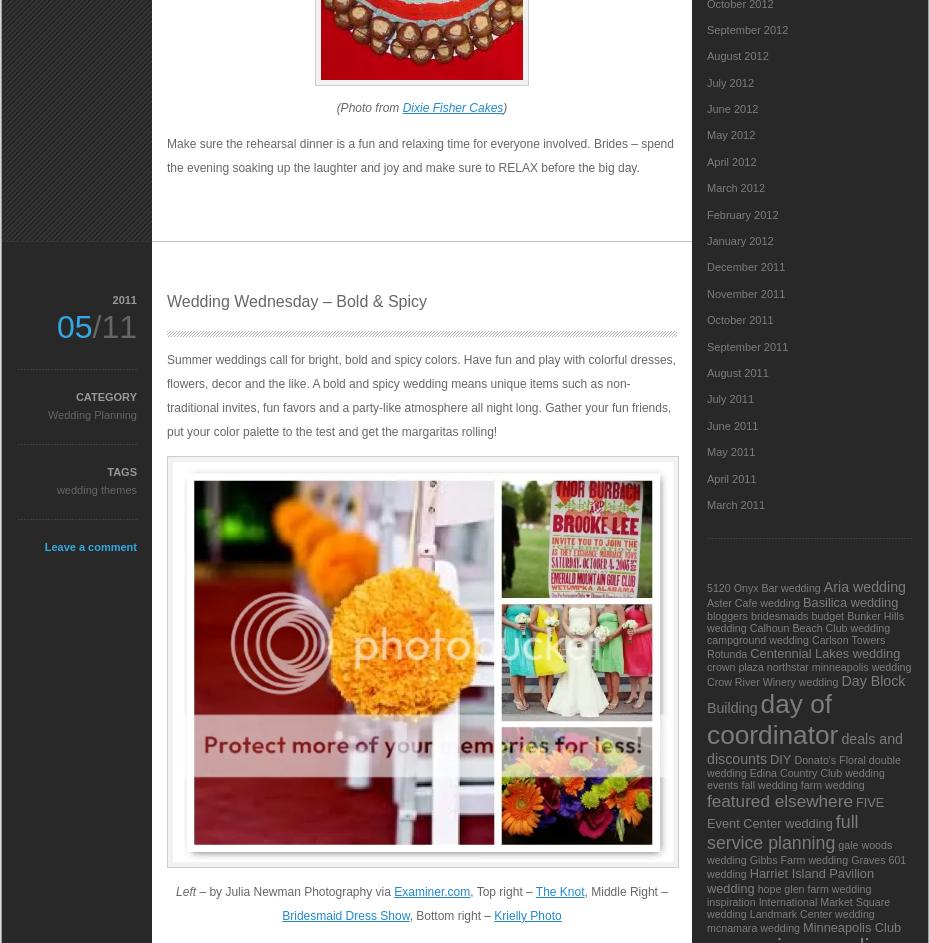 Image resolution: width=930 pixels, height=943 pixels. Describe the element at coordinates (114, 327) in the screenshot. I see `'/11'` at that location.